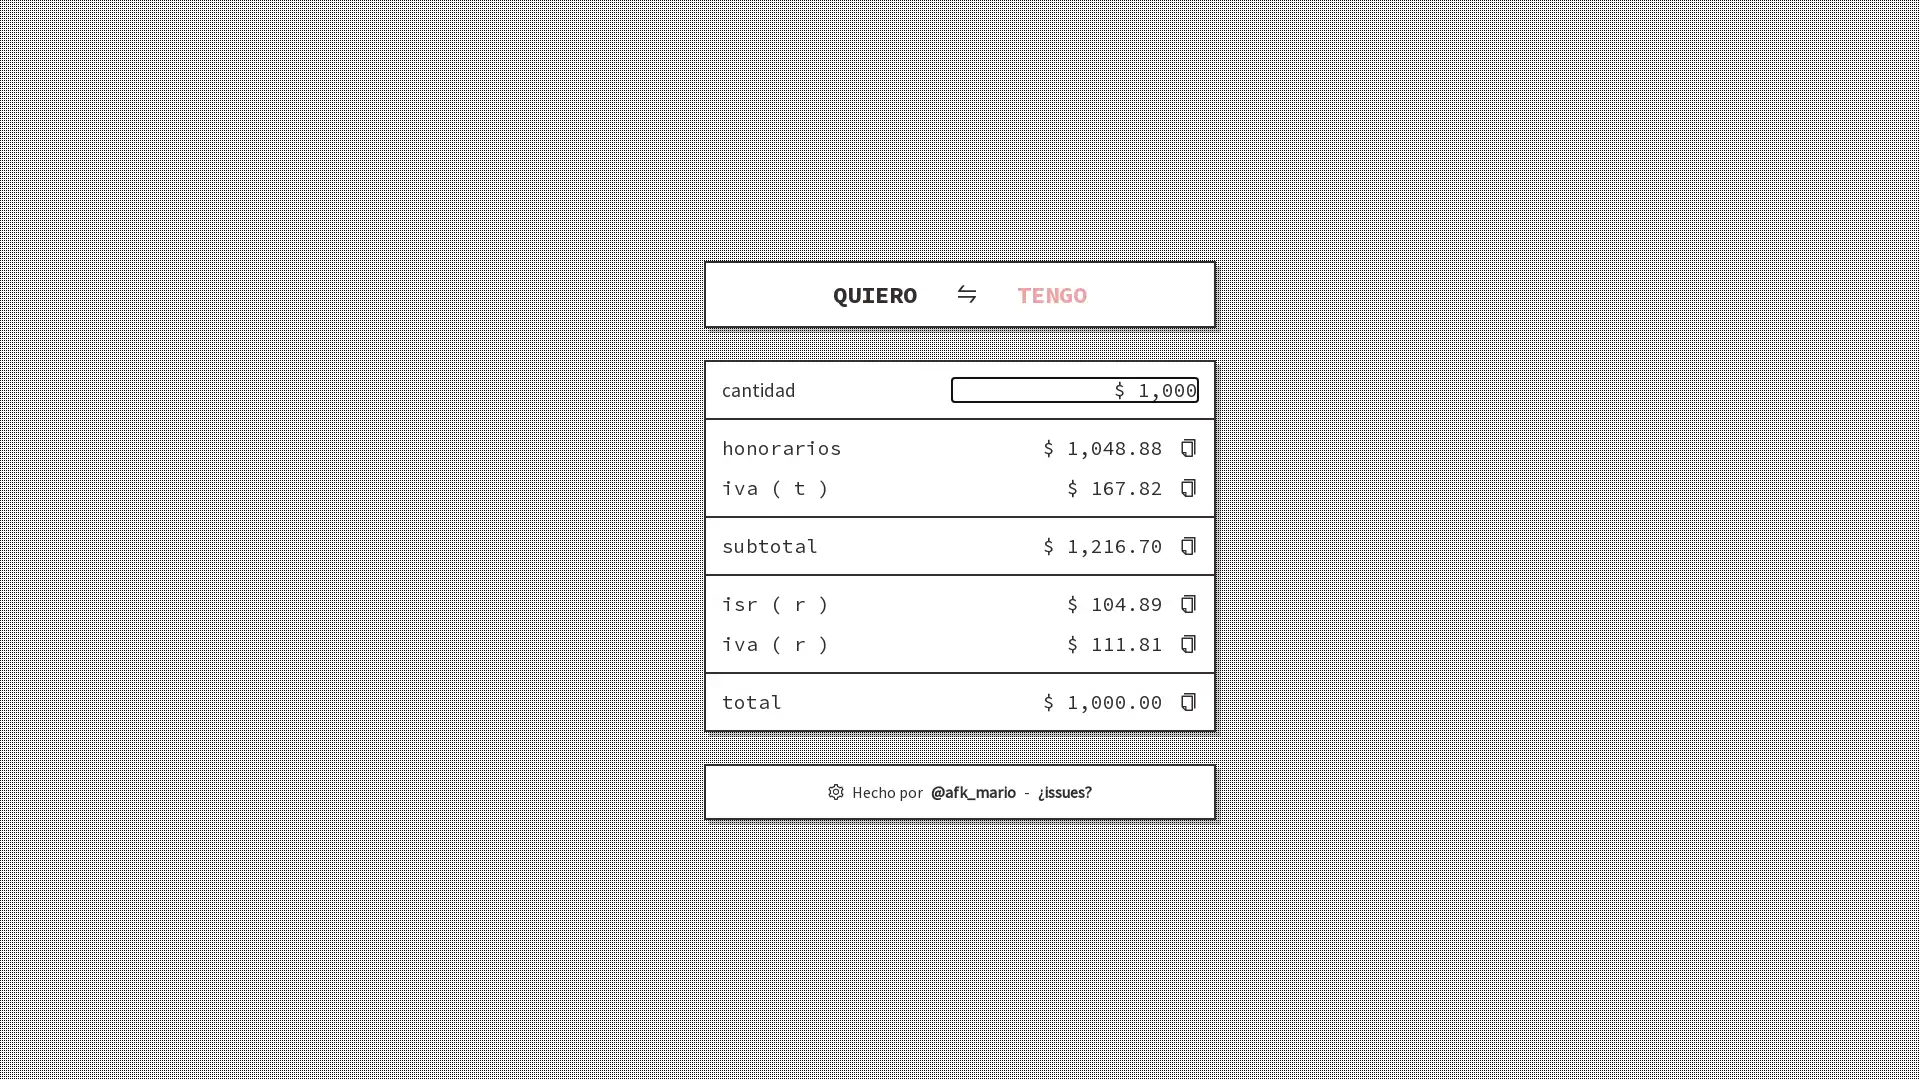 The height and width of the screenshot is (1080, 1920). Describe the element at coordinates (960, 544) in the screenshot. I see `subtotal $ 1,216.70` at that location.